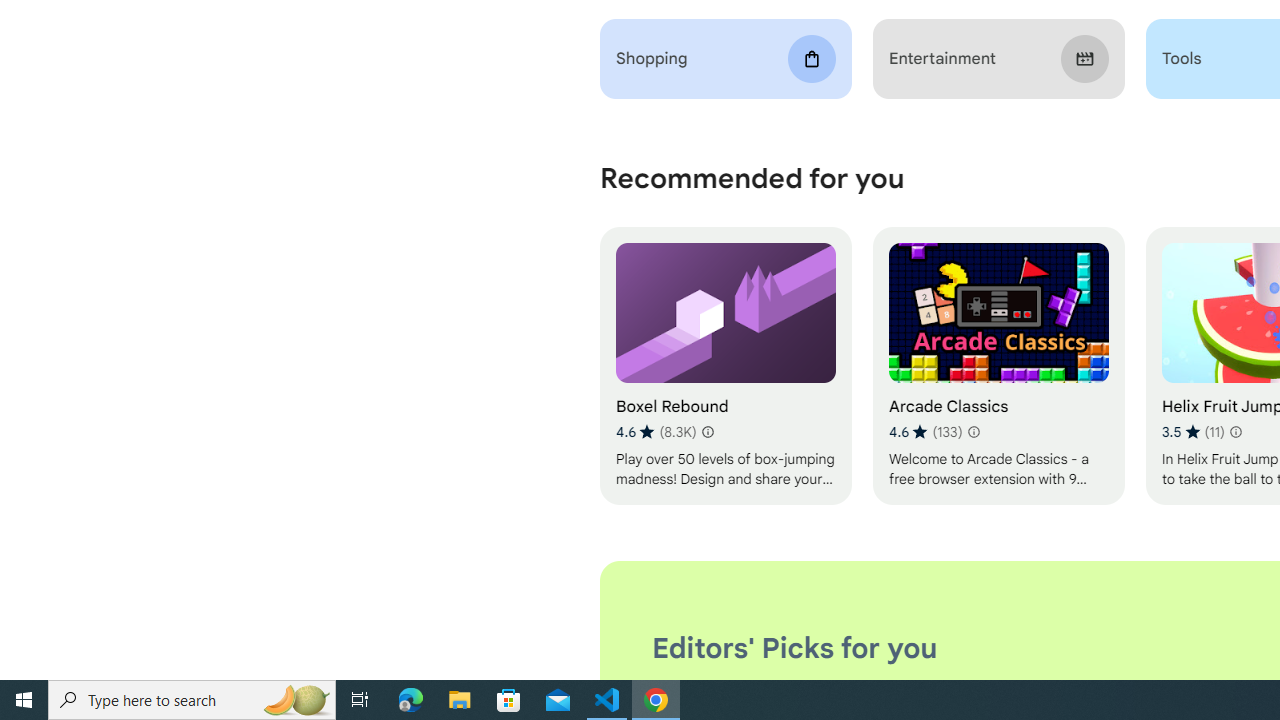 This screenshot has height=720, width=1280. What do you see at coordinates (724, 366) in the screenshot?
I see `'Boxel Rebound'` at bounding box center [724, 366].